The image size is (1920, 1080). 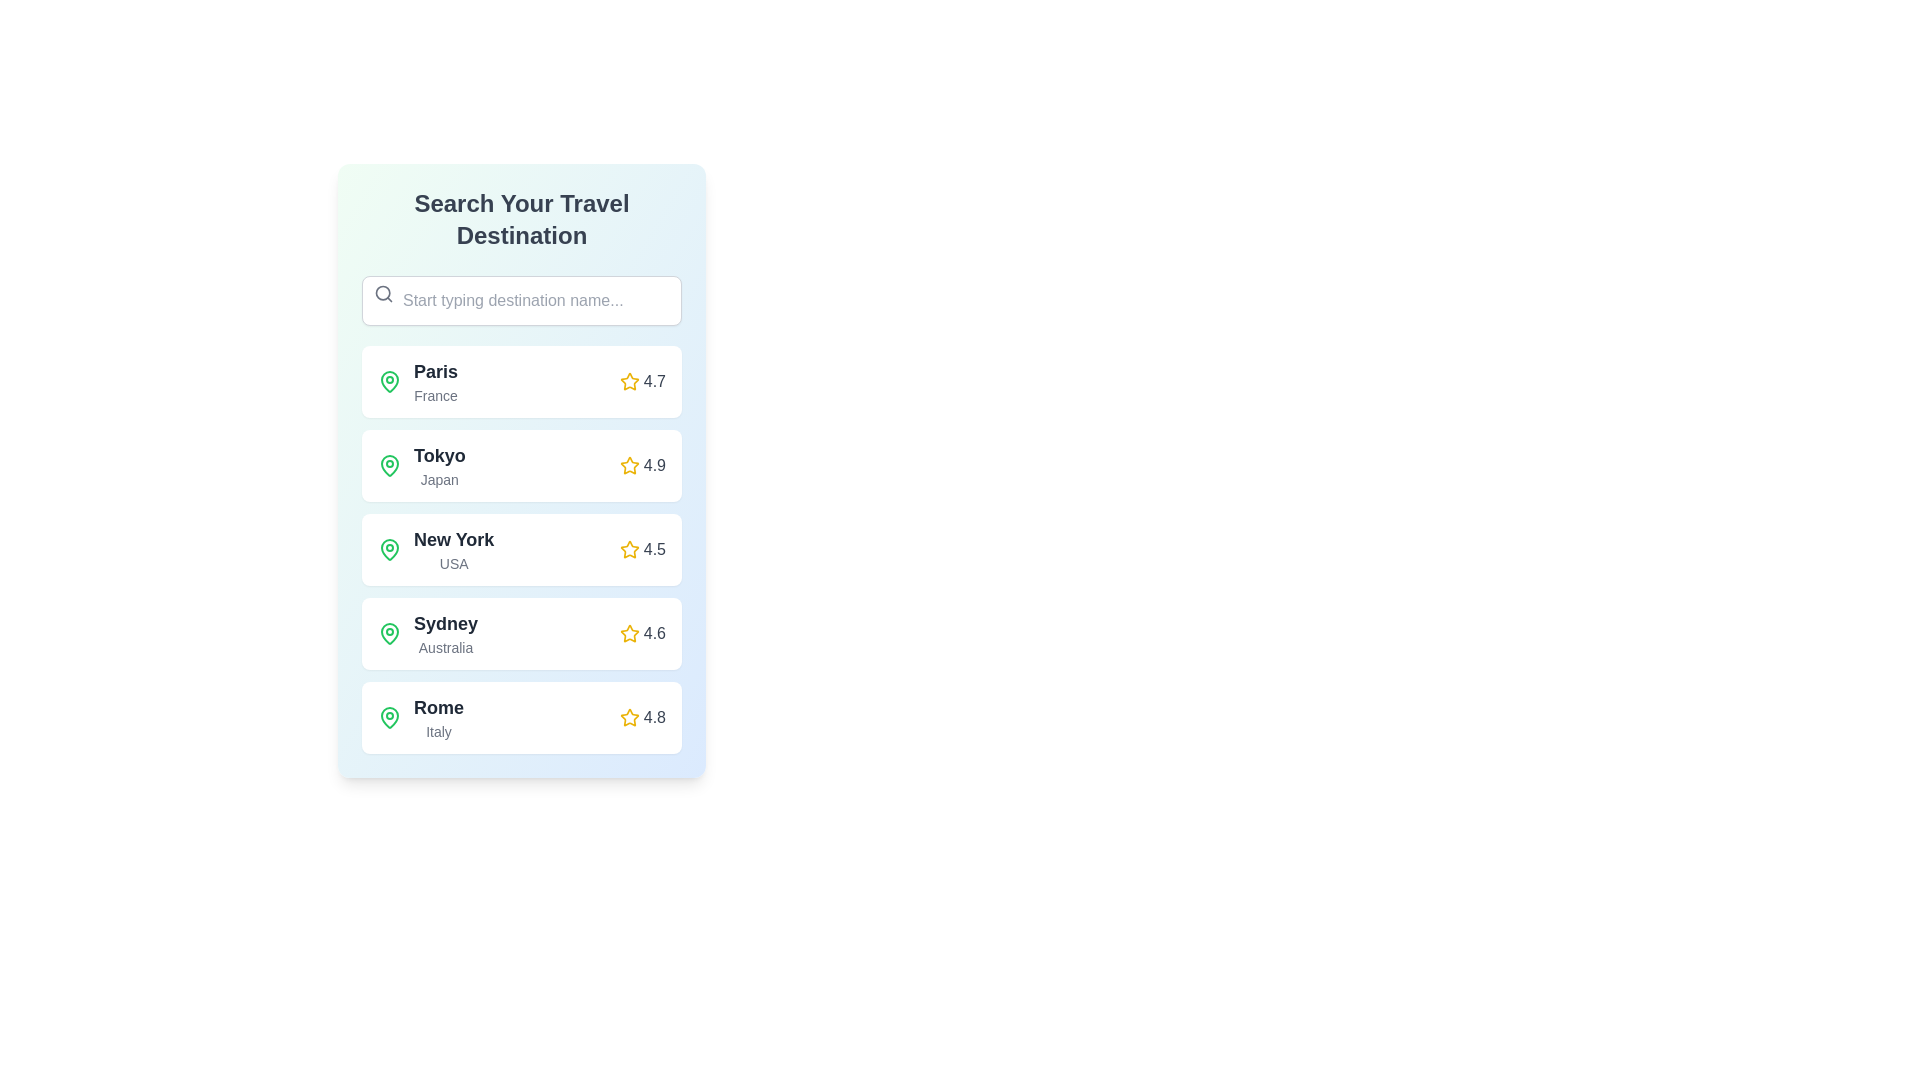 What do you see at coordinates (628, 633) in the screenshot?
I see `the yellow star-like icon representing the rating or favorite feature located to the right of the 'Sydney' destination row with a rating of 4.6` at bounding box center [628, 633].